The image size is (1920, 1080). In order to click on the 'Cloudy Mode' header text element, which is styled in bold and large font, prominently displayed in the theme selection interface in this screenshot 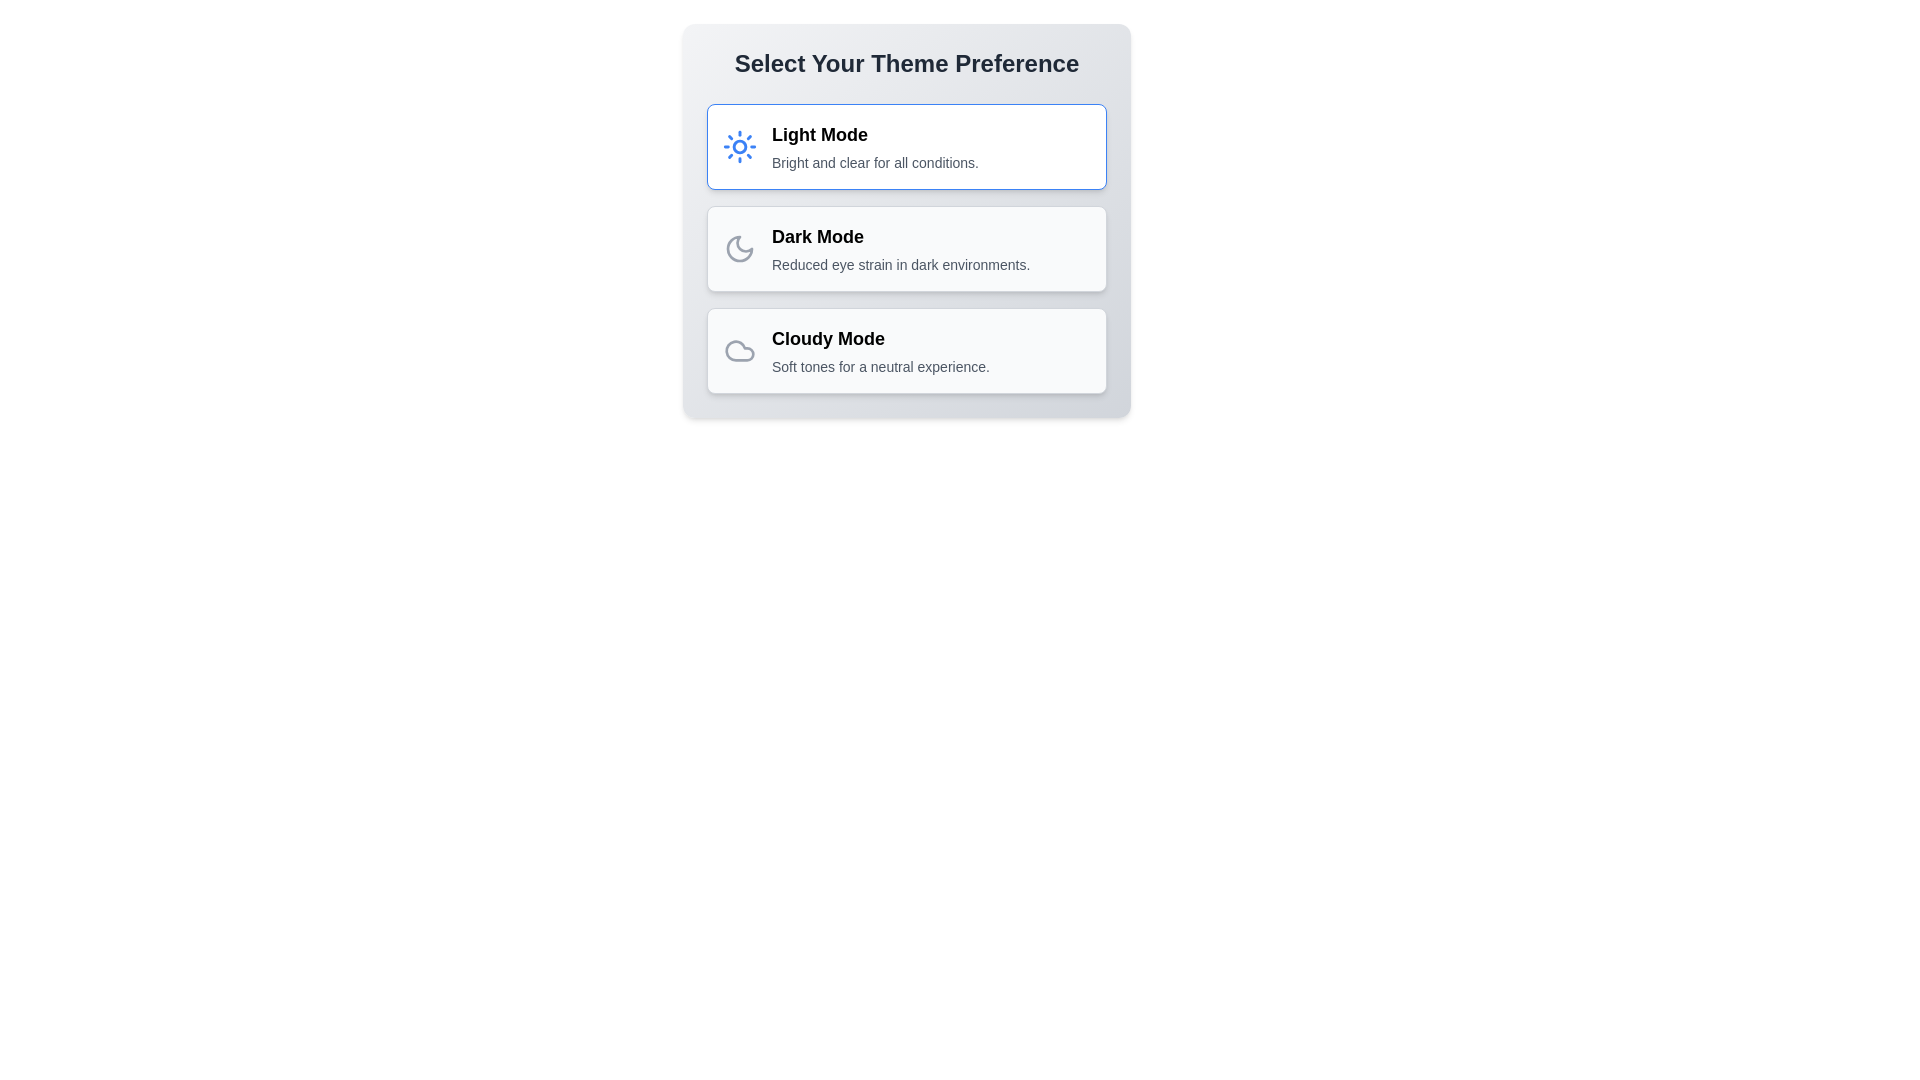, I will do `click(880, 338)`.